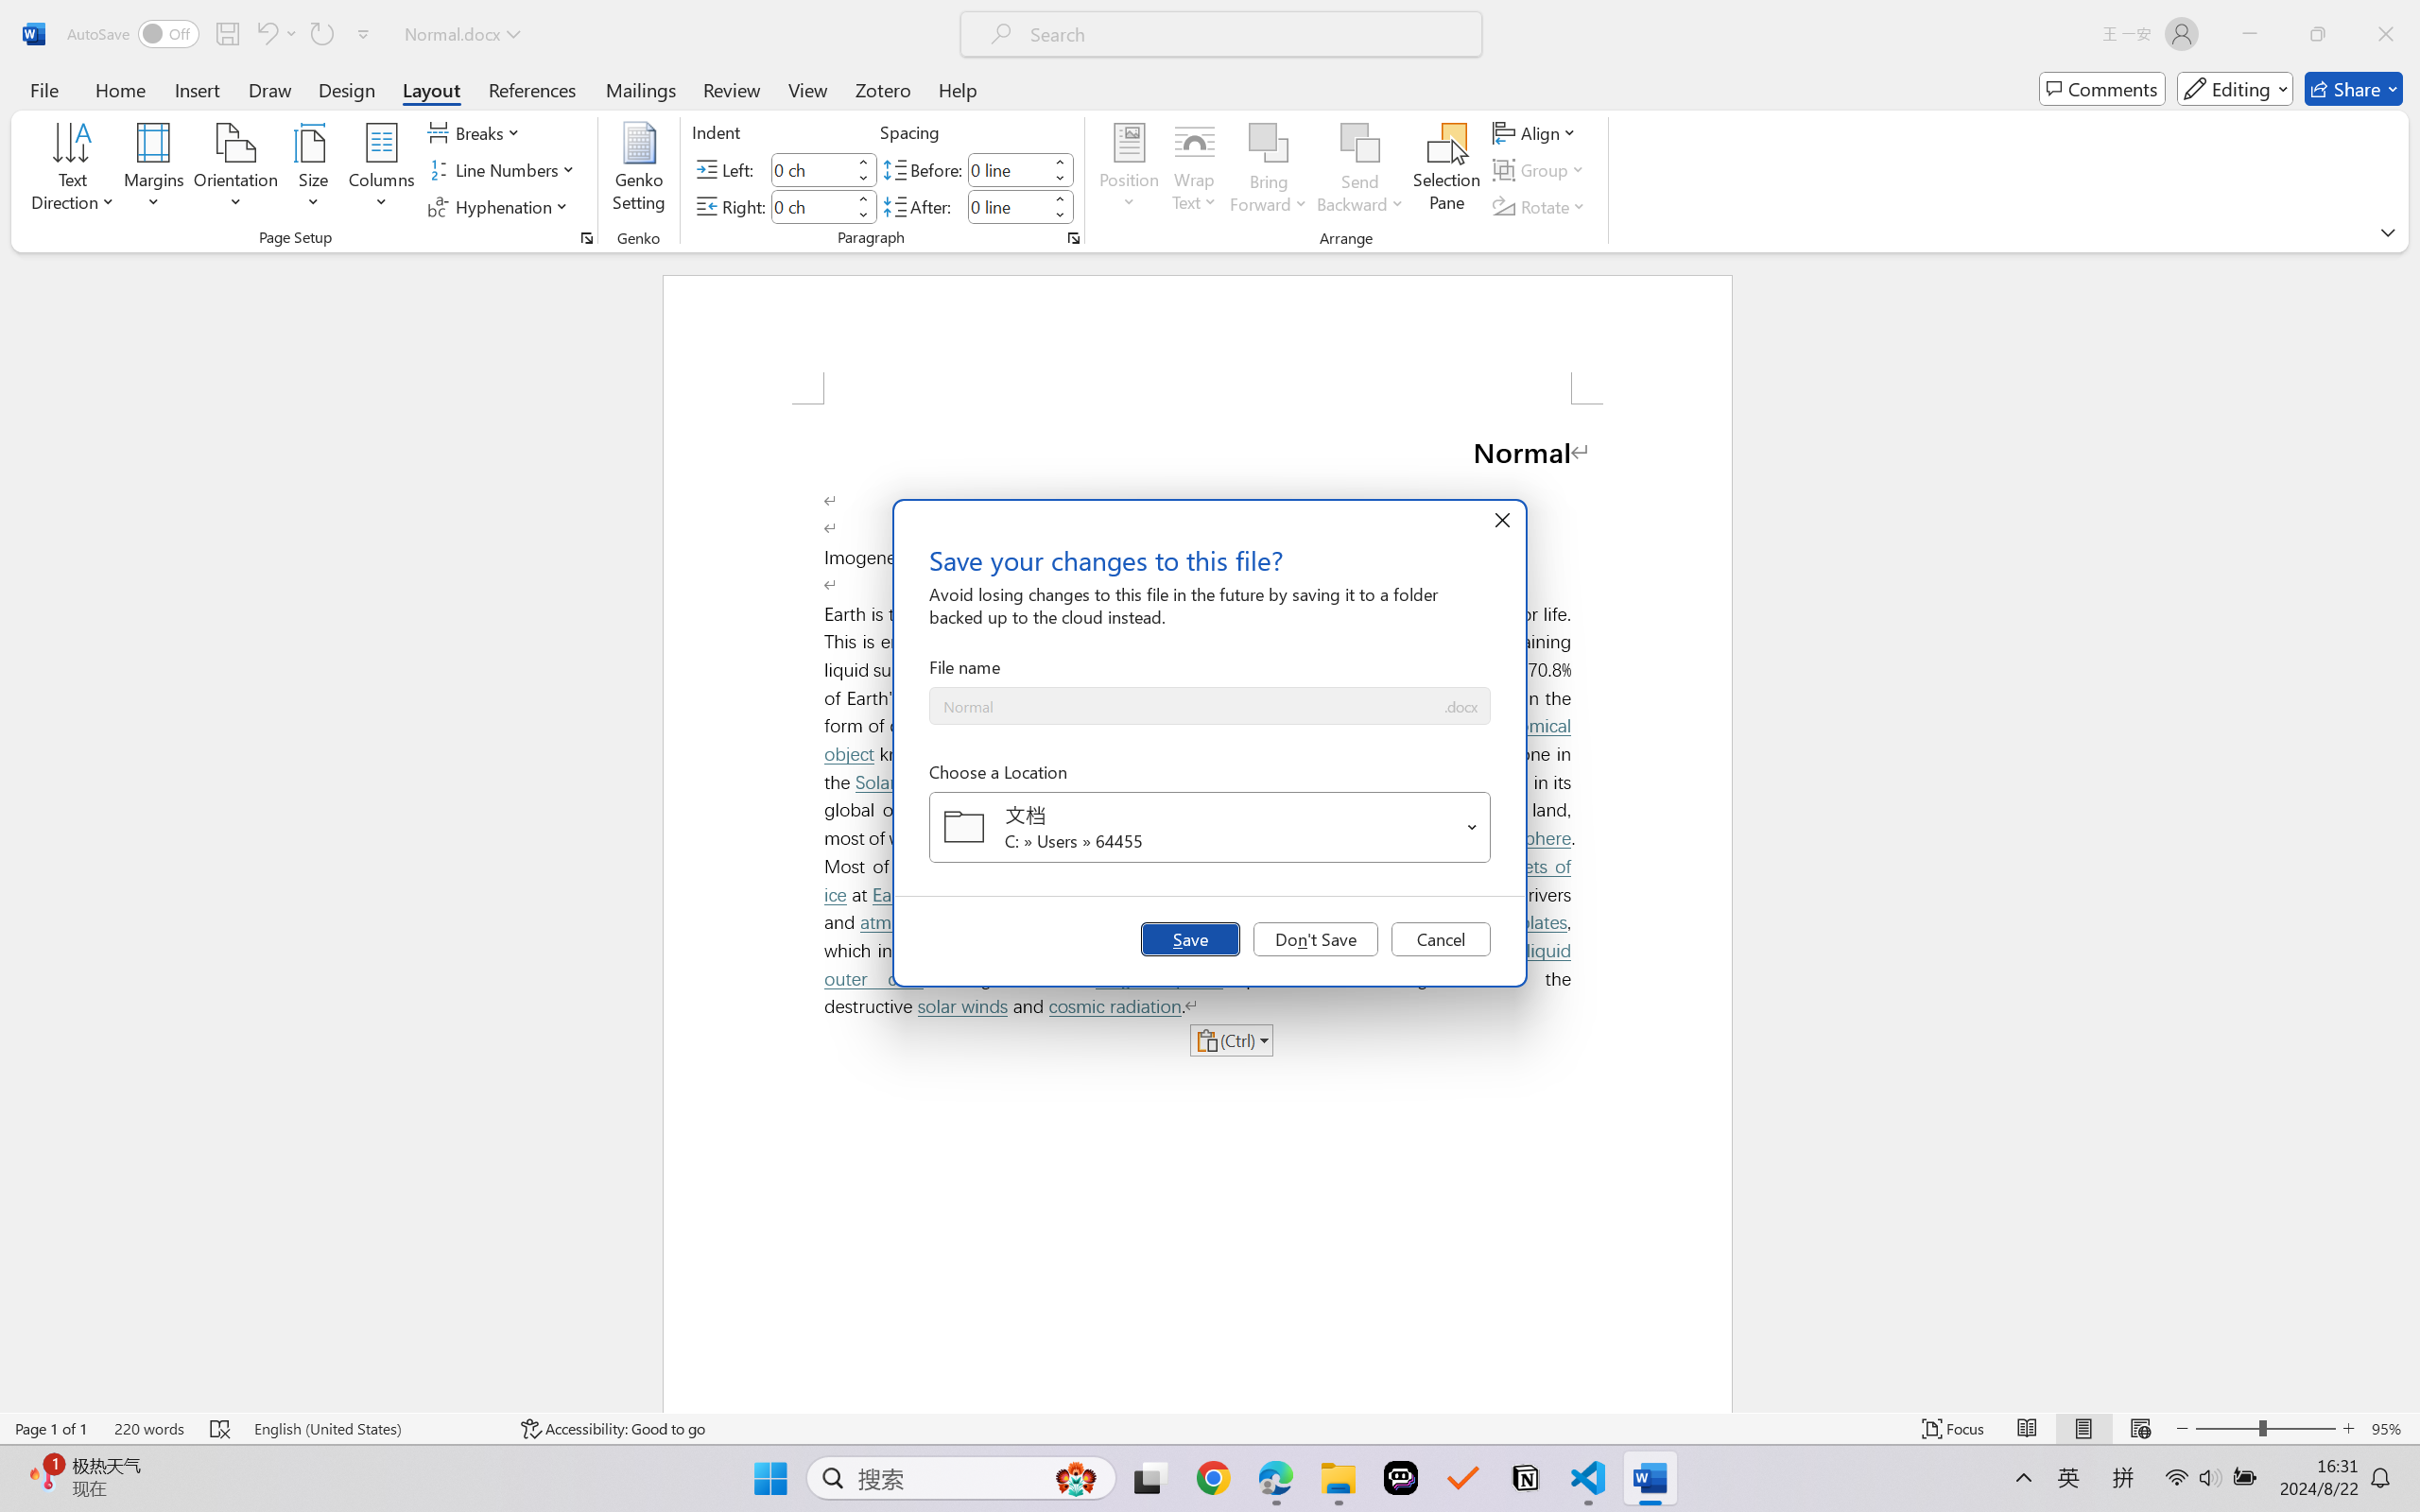 The image size is (2420, 1512). I want to click on 'More', so click(1059, 198).